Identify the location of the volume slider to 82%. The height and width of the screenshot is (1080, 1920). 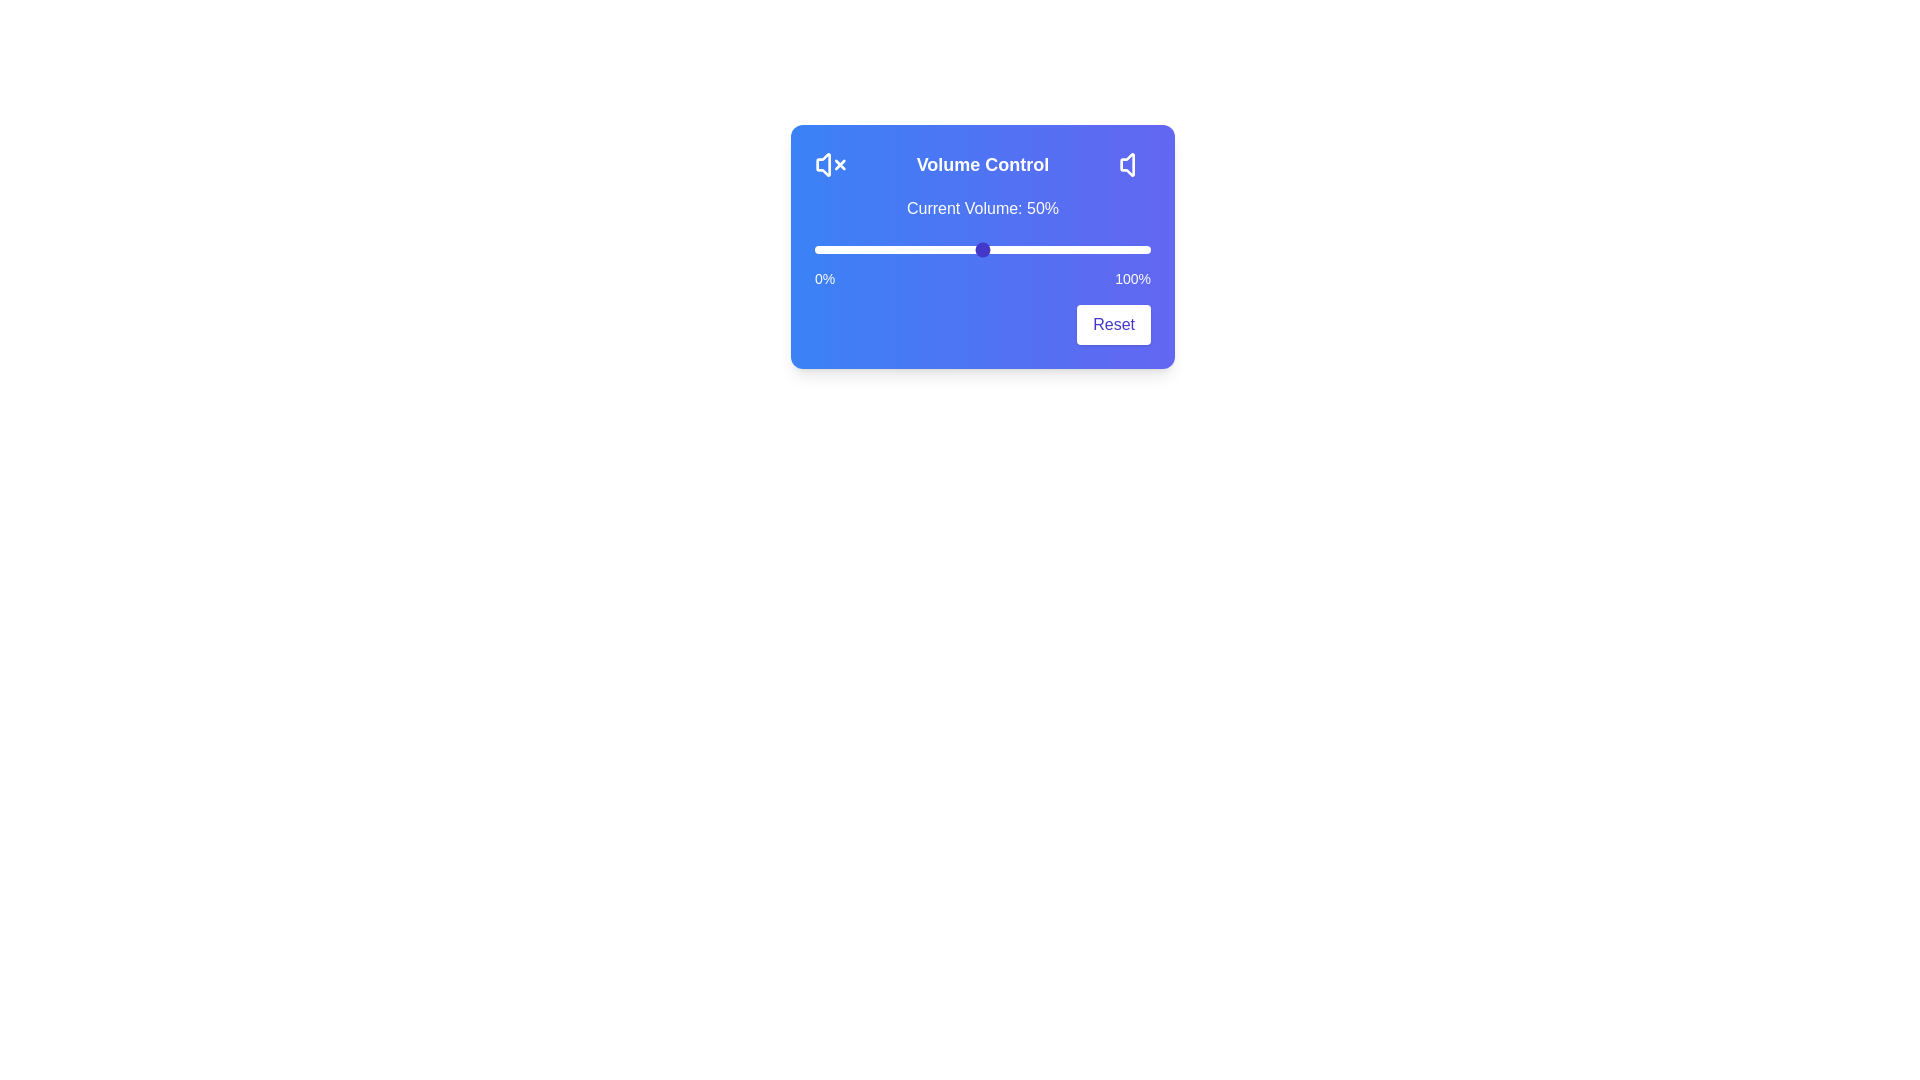
(1089, 249).